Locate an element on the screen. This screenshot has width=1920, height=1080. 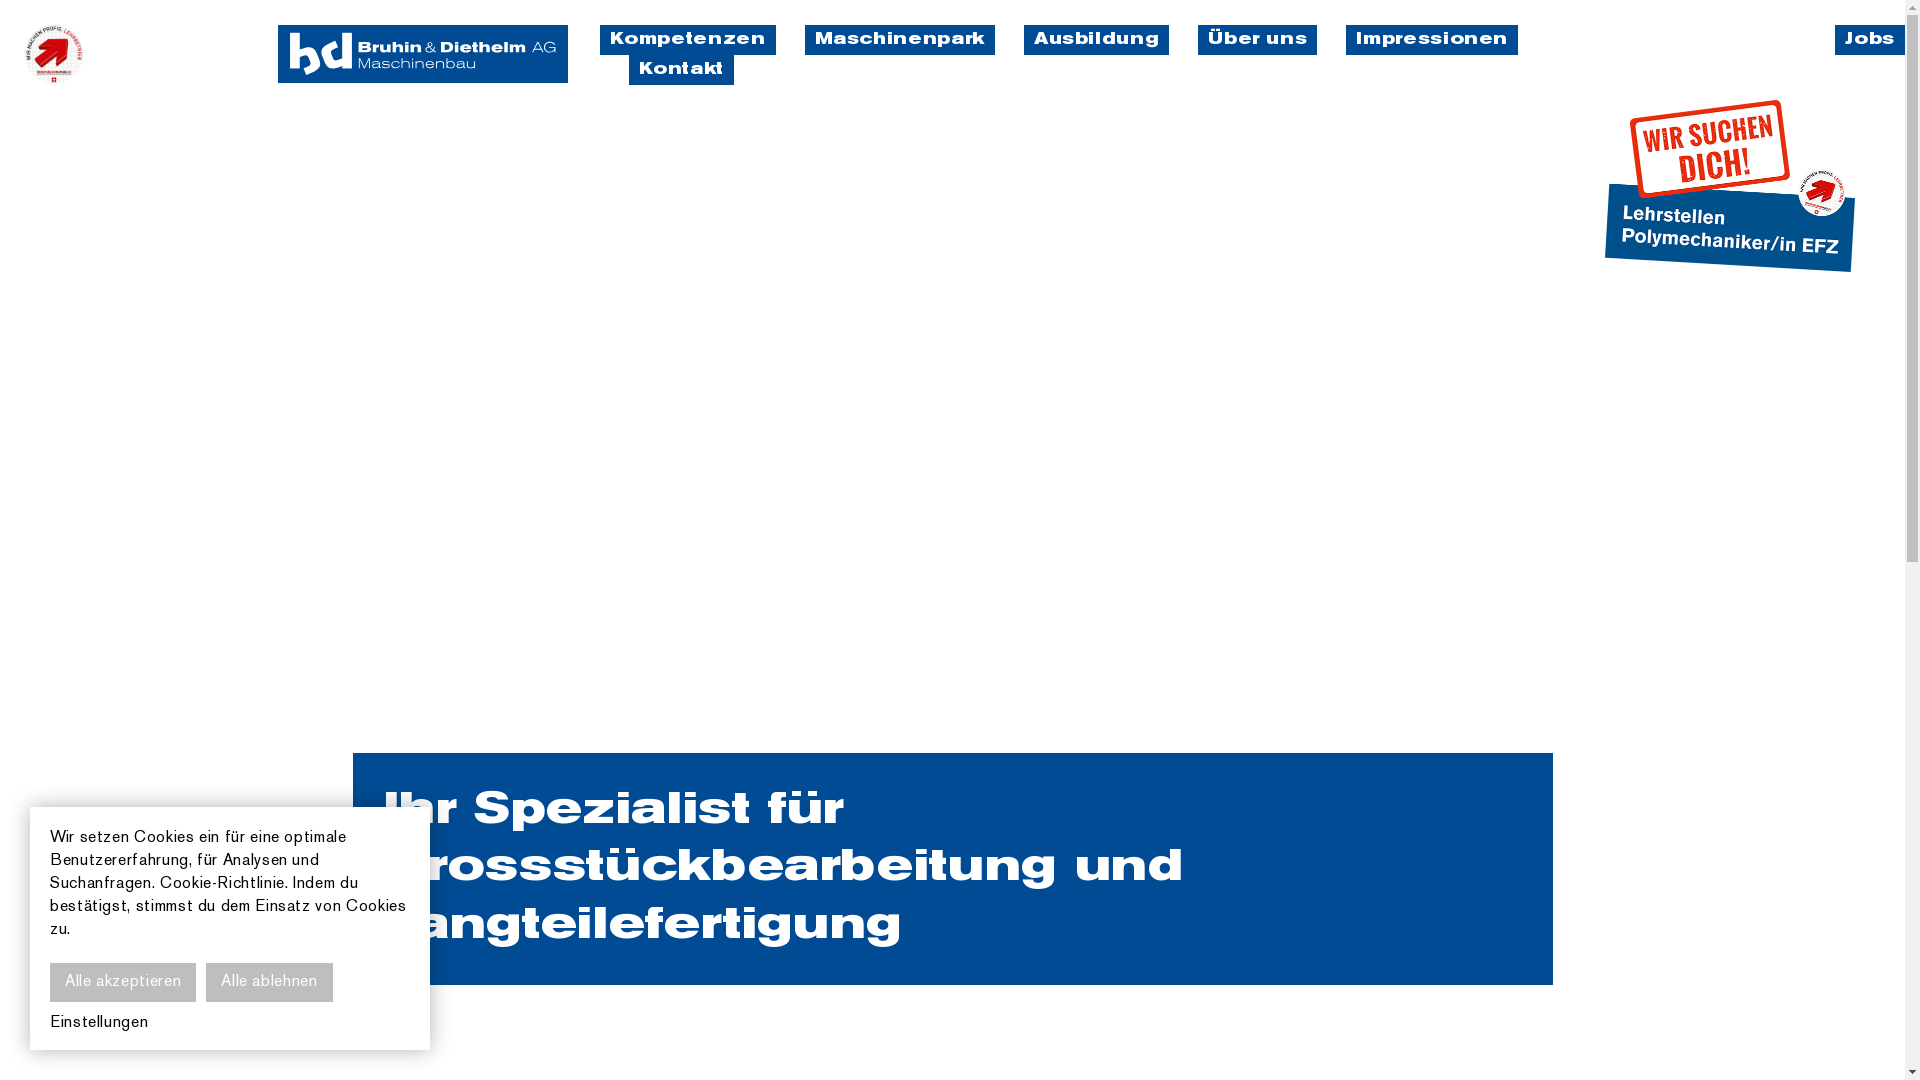
'Alle ablehnen' is located at coordinates (267, 981).